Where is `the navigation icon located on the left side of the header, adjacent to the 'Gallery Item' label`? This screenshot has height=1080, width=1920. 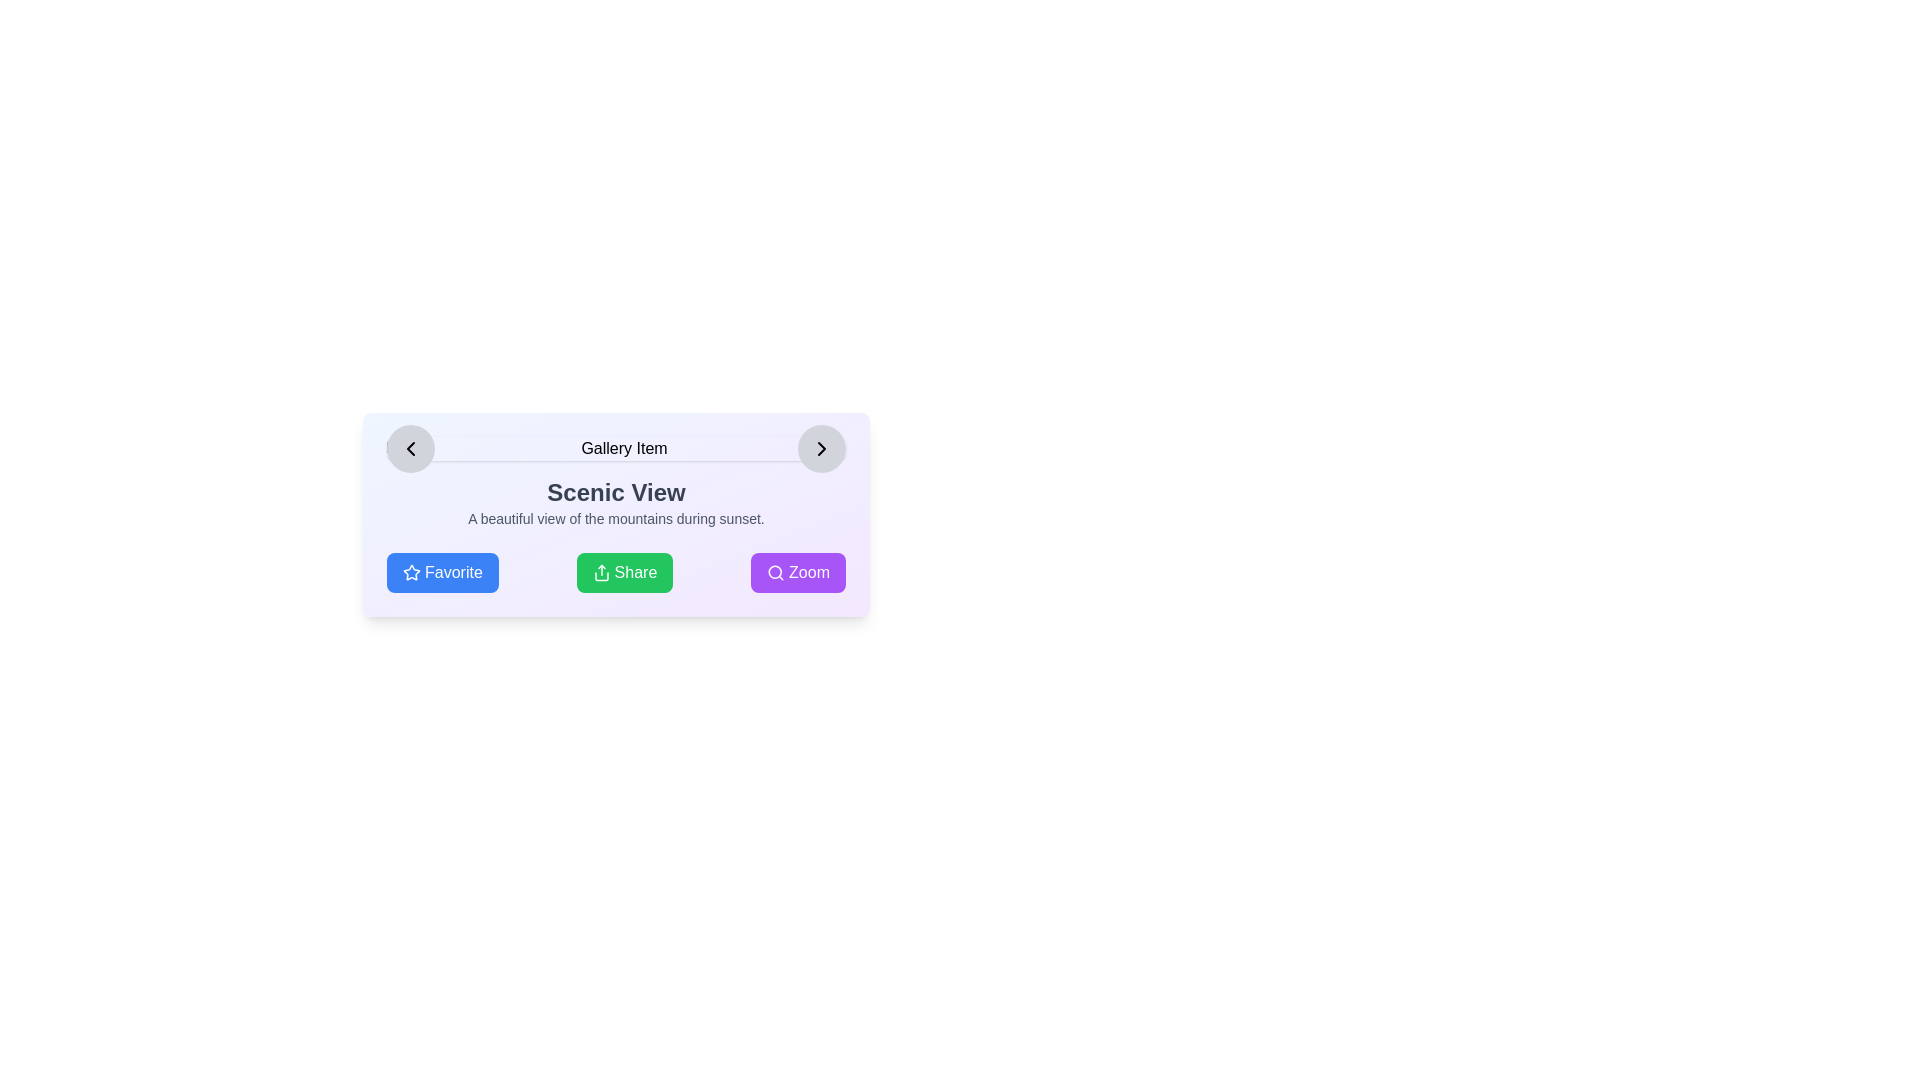 the navigation icon located on the left side of the header, adjacent to the 'Gallery Item' label is located at coordinates (410, 447).